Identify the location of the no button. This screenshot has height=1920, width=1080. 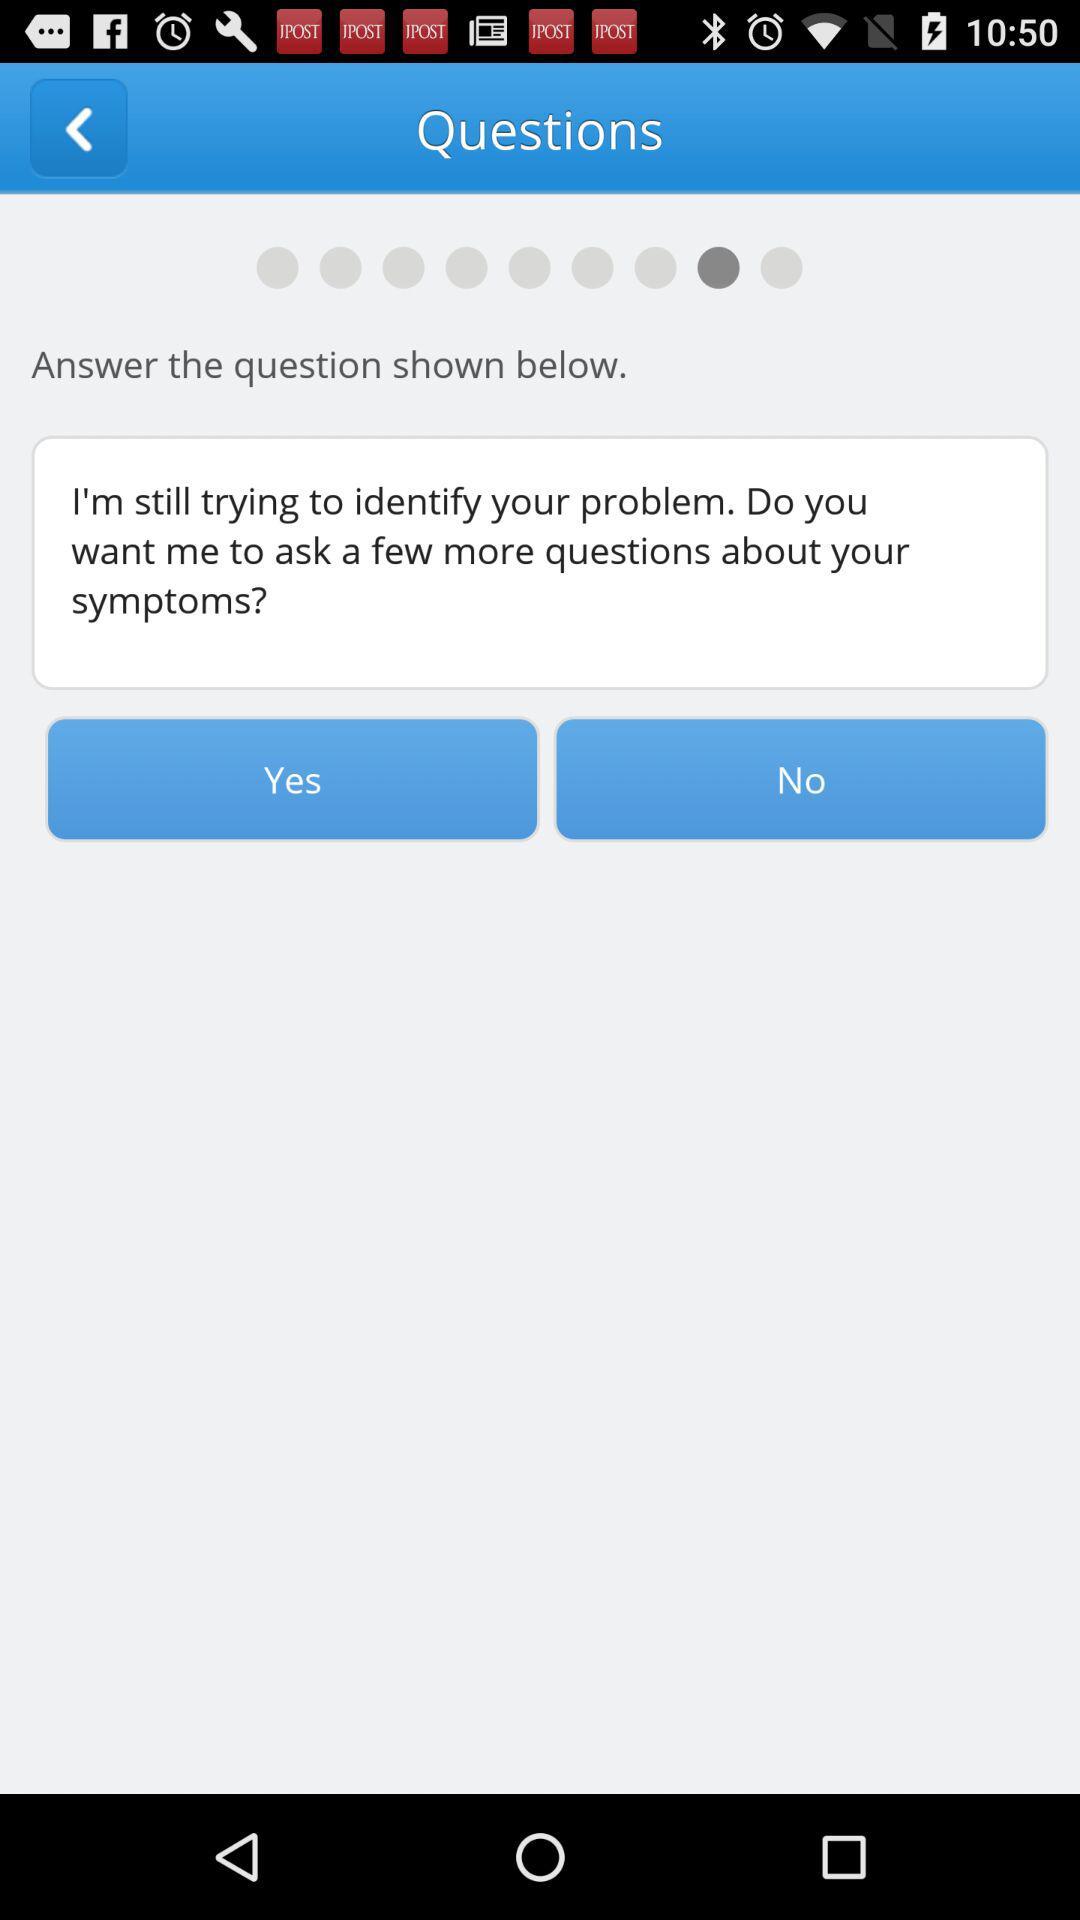
(800, 778).